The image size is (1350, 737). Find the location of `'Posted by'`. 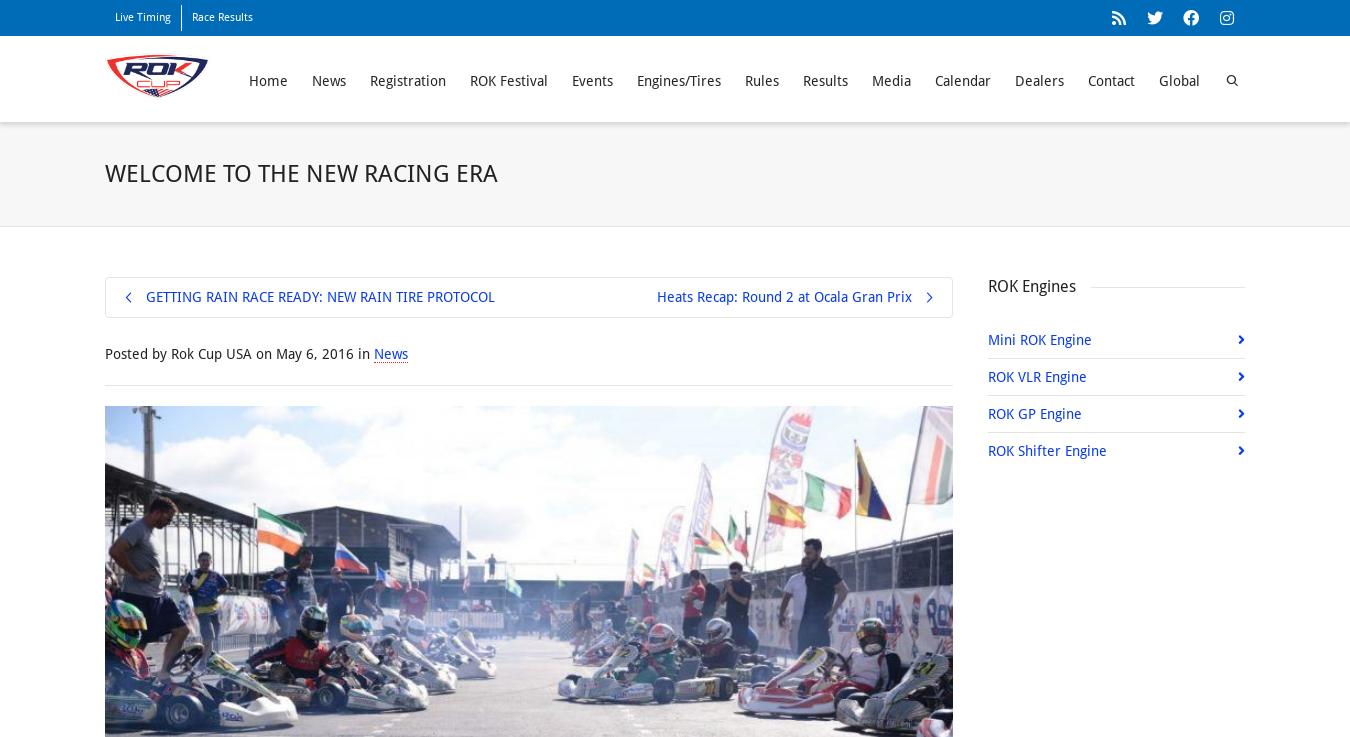

'Posted by' is located at coordinates (137, 352).